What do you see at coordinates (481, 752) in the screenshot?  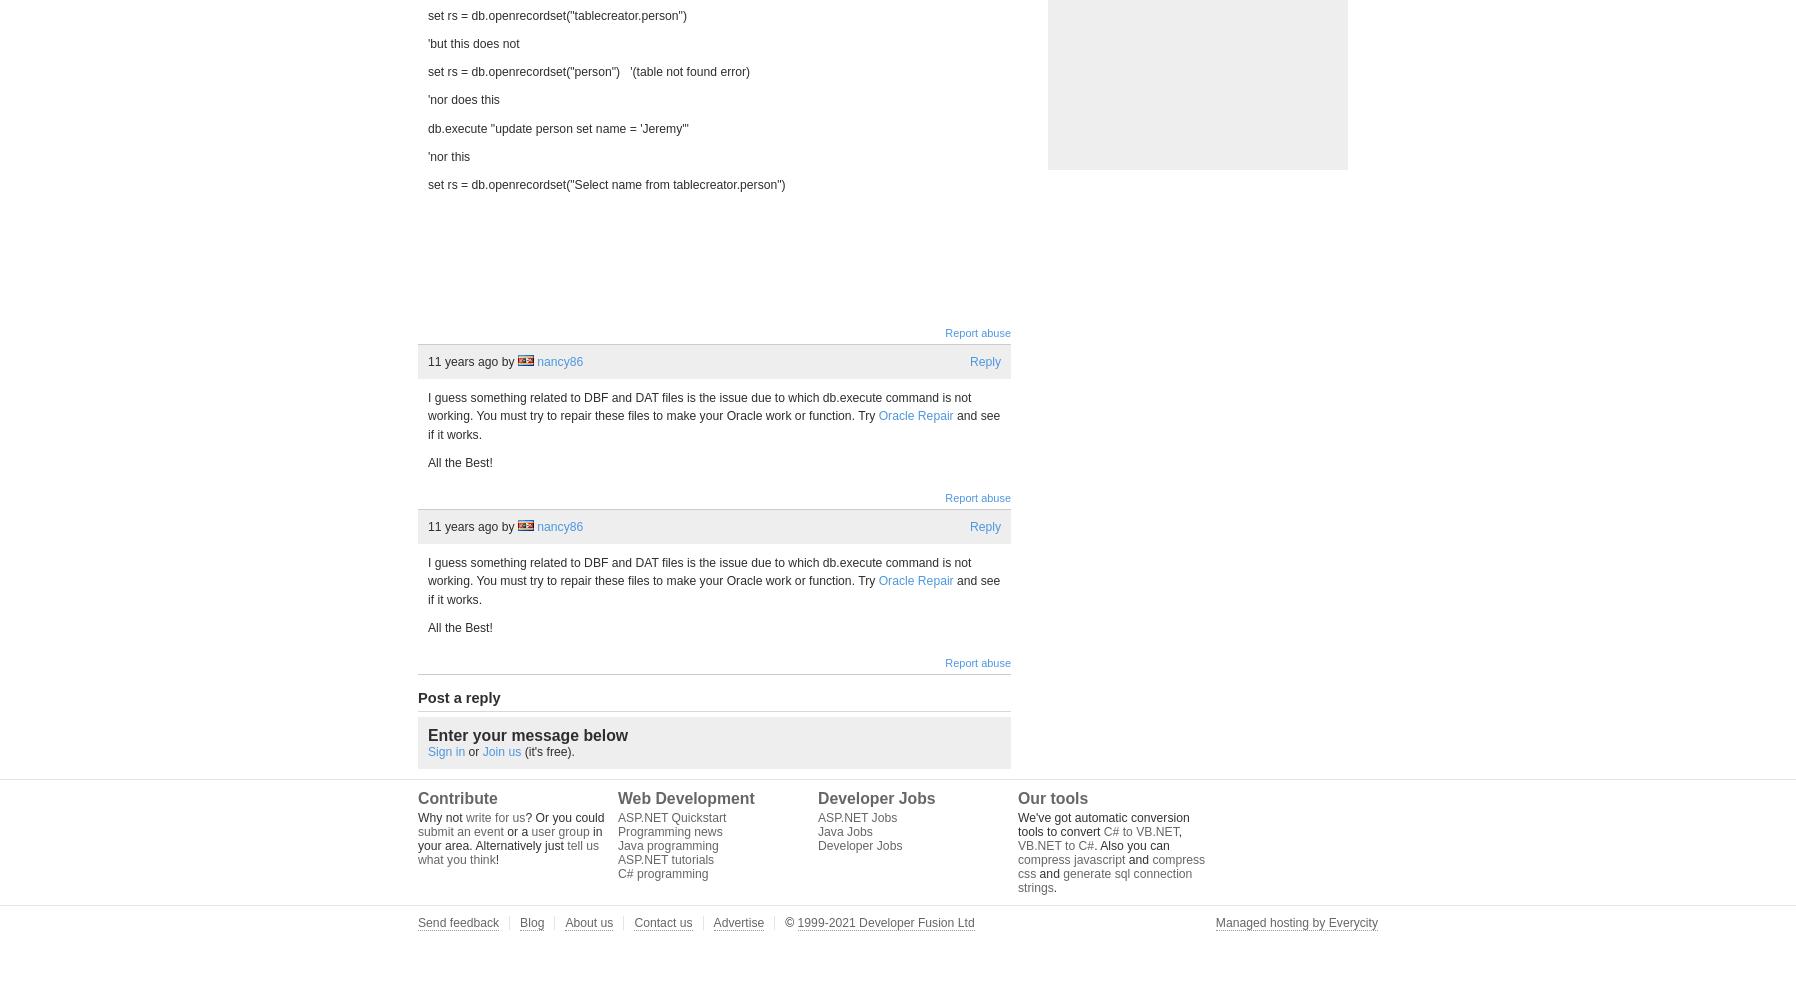 I see `'Join us'` at bounding box center [481, 752].